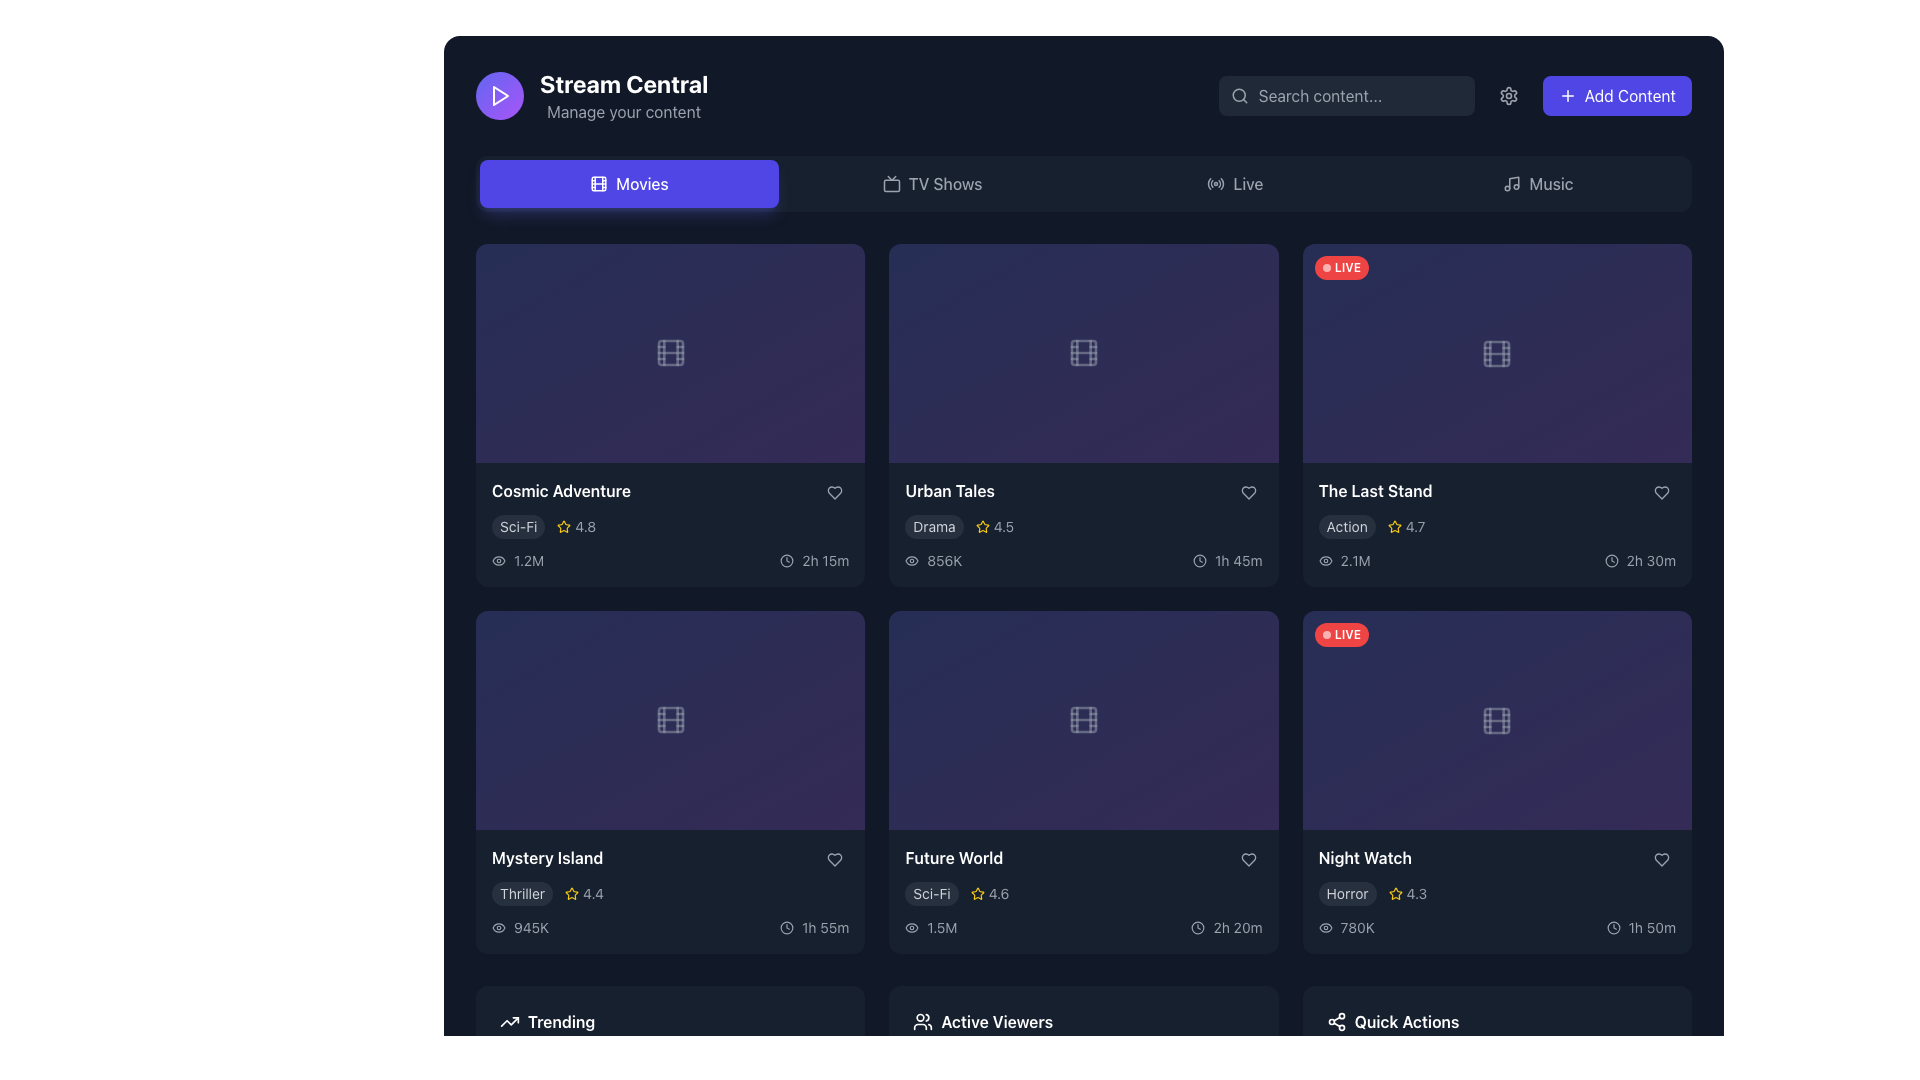  What do you see at coordinates (1497, 720) in the screenshot?
I see `the Media Thumbnail with Badge in the 'Night Watch' section located in the bottom-right grid cell of the 'Movies' section` at bounding box center [1497, 720].